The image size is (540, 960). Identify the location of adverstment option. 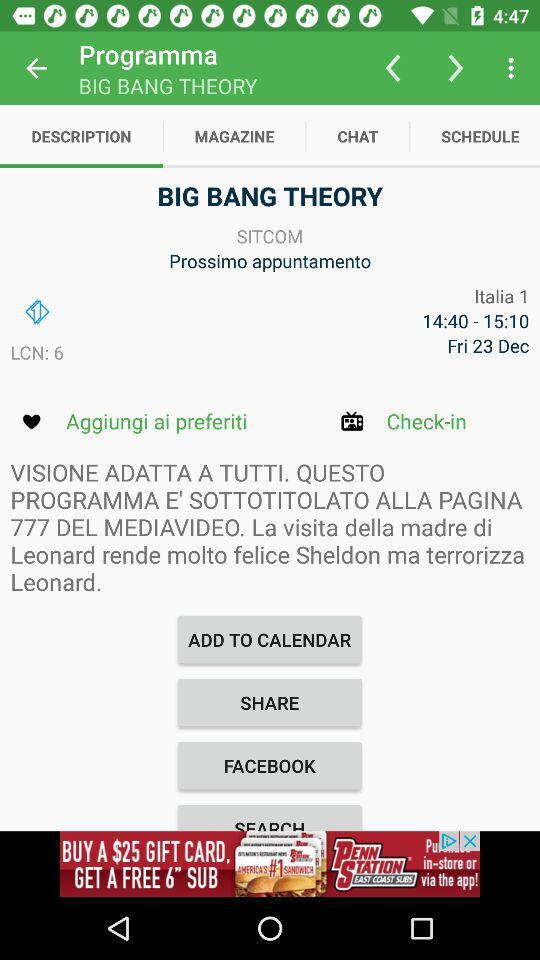
(270, 863).